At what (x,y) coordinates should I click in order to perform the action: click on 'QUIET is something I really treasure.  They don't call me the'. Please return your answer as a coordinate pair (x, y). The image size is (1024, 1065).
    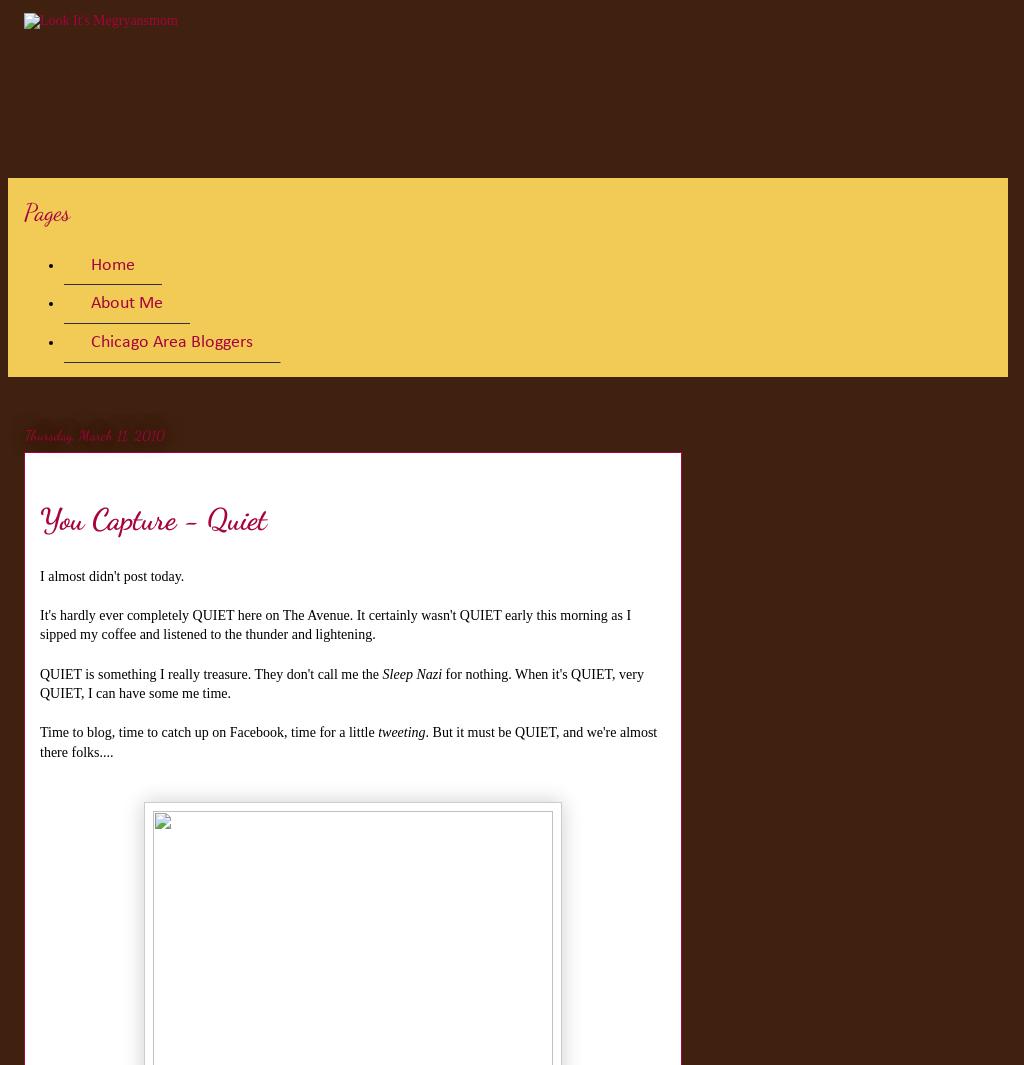
    Looking at the image, I should click on (211, 673).